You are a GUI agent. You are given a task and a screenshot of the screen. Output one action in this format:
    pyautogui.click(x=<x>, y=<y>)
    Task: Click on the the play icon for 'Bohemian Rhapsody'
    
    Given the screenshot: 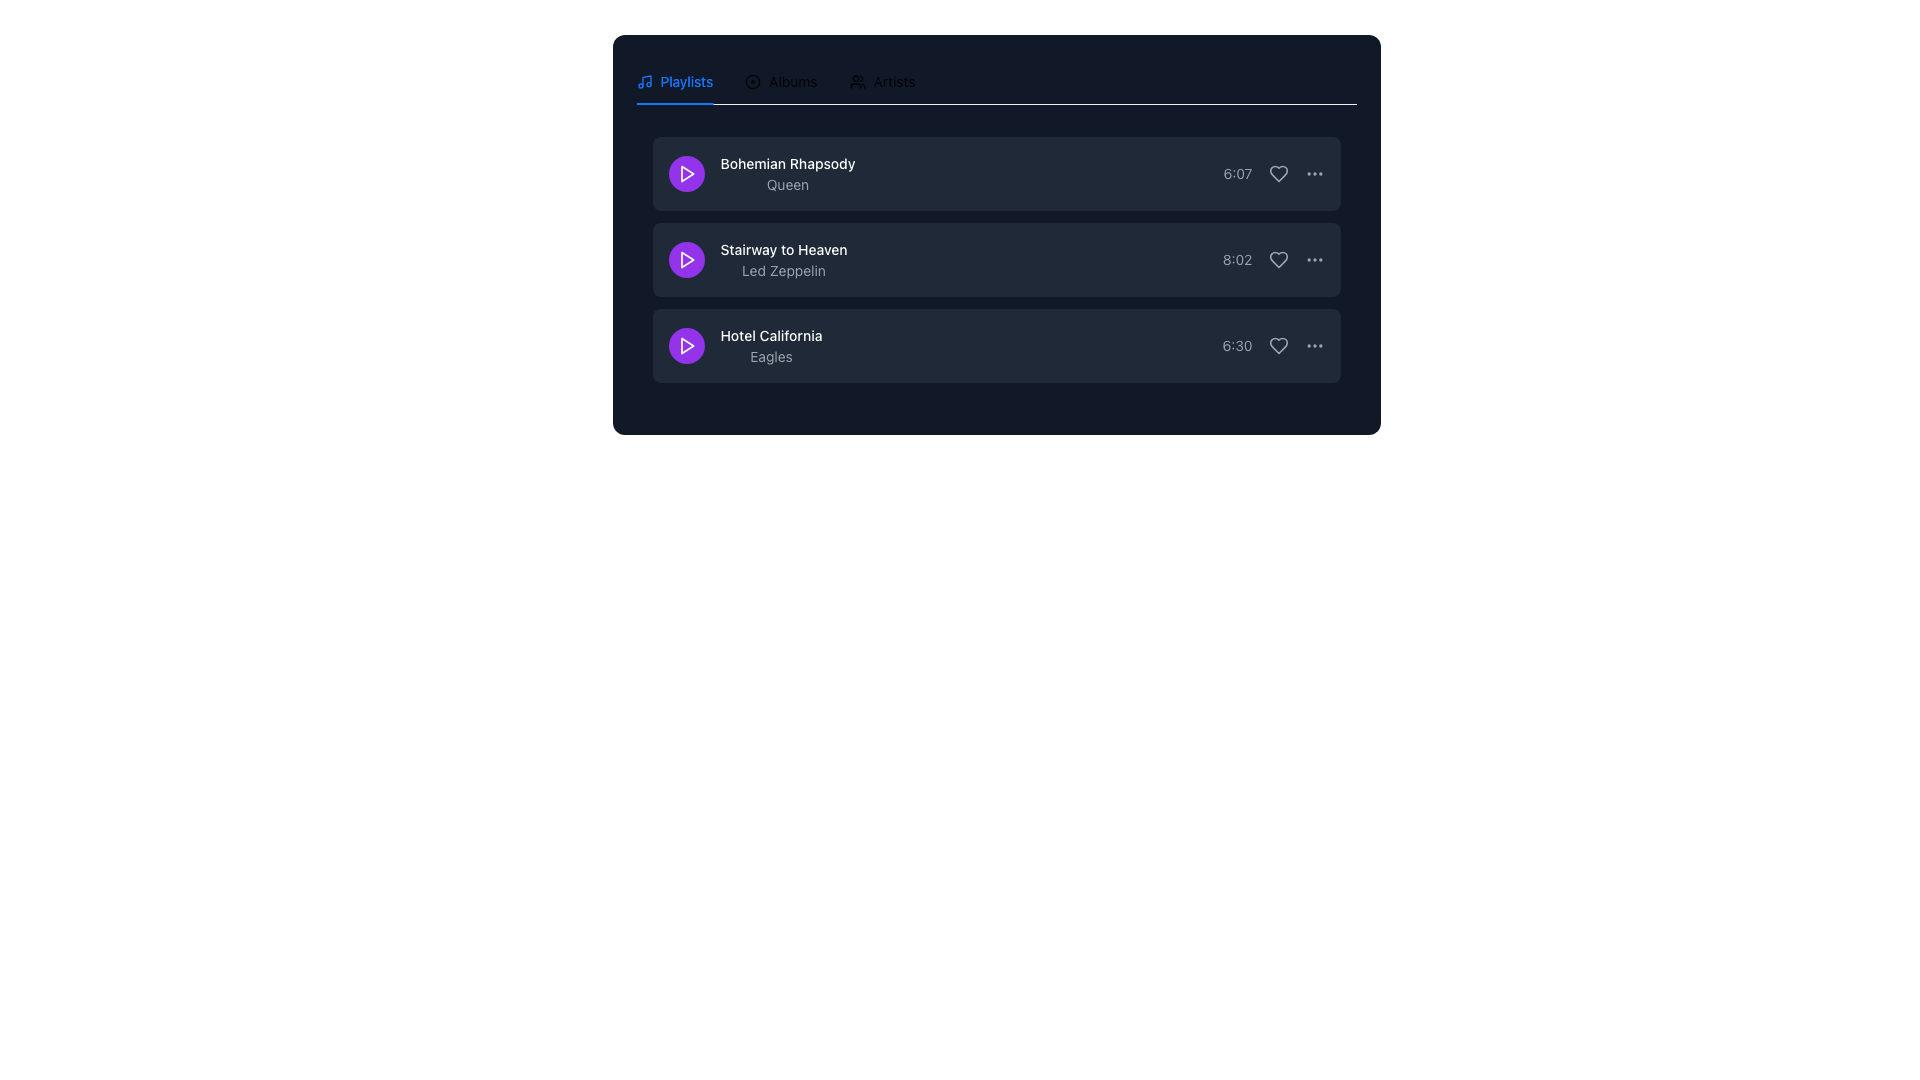 What is the action you would take?
    pyautogui.click(x=687, y=172)
    